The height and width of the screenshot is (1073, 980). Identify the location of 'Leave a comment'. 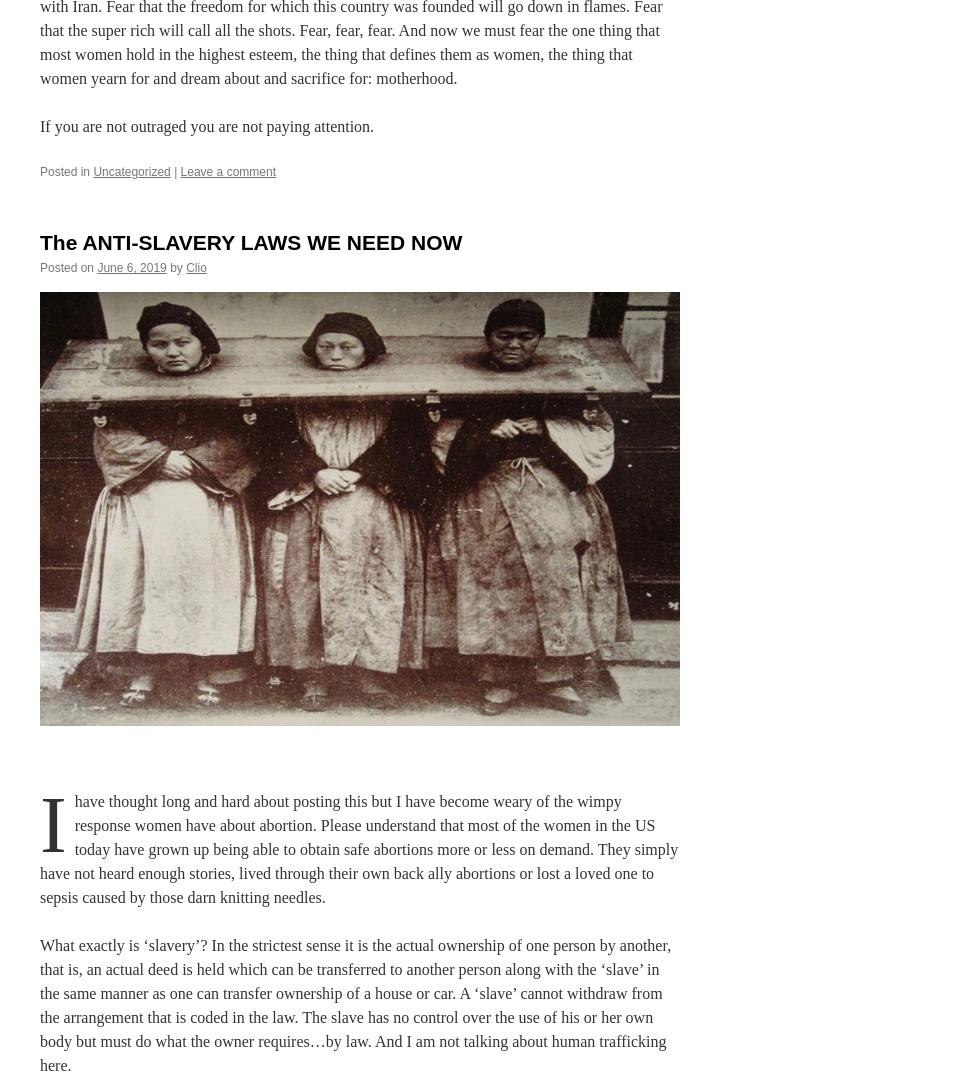
(227, 170).